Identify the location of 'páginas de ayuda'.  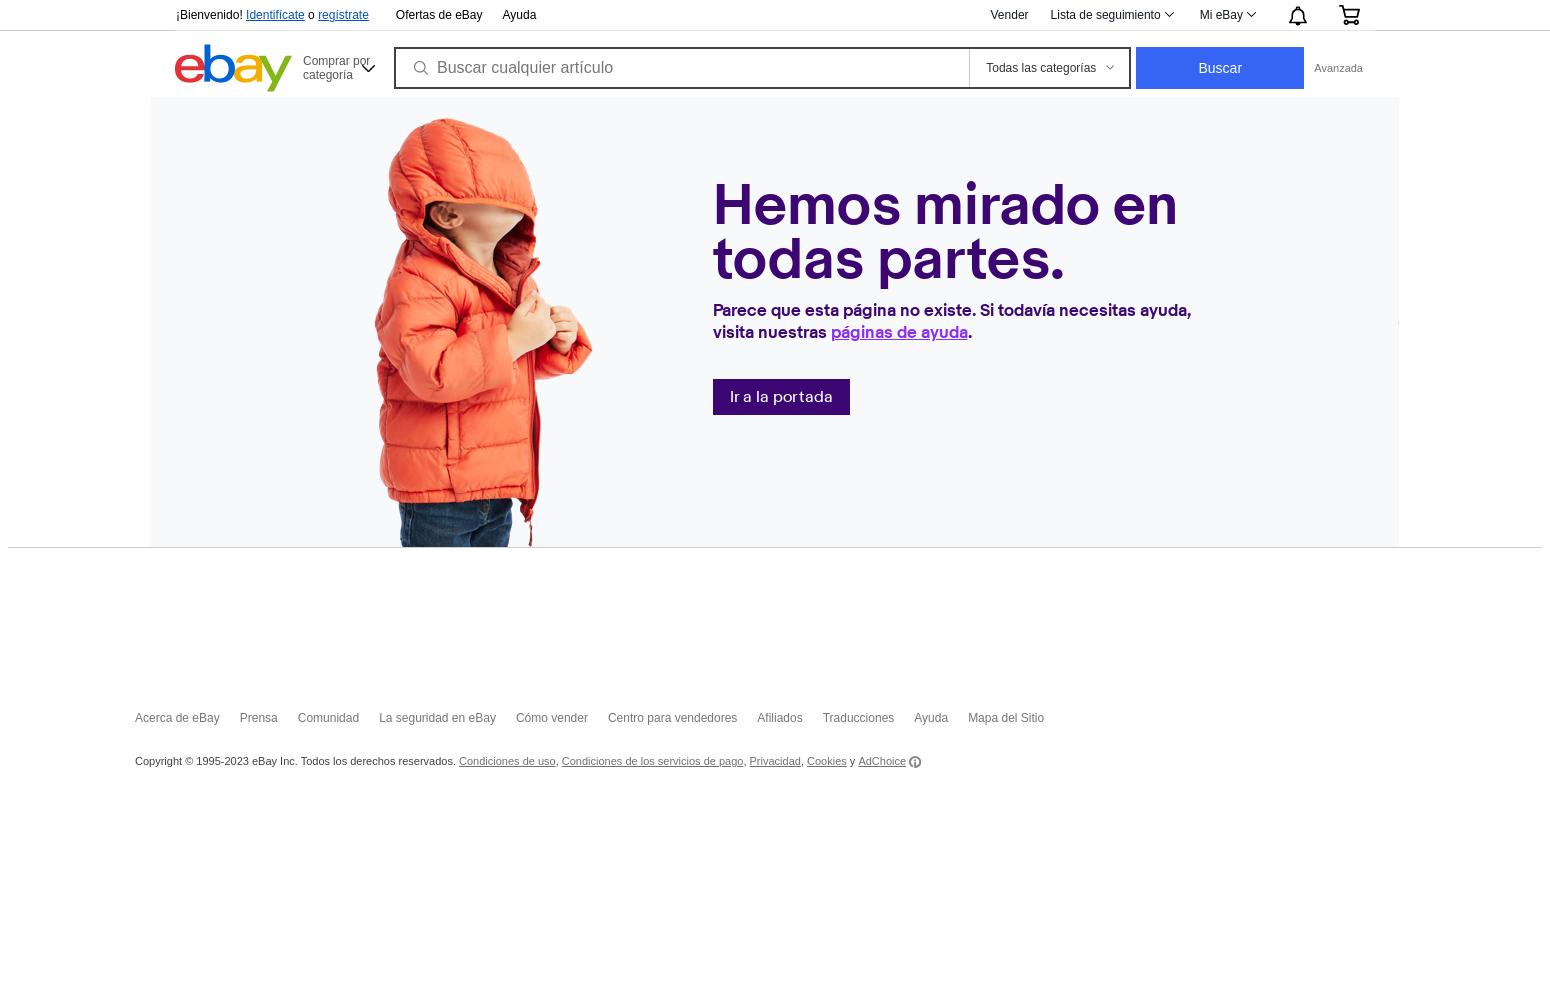
(898, 330).